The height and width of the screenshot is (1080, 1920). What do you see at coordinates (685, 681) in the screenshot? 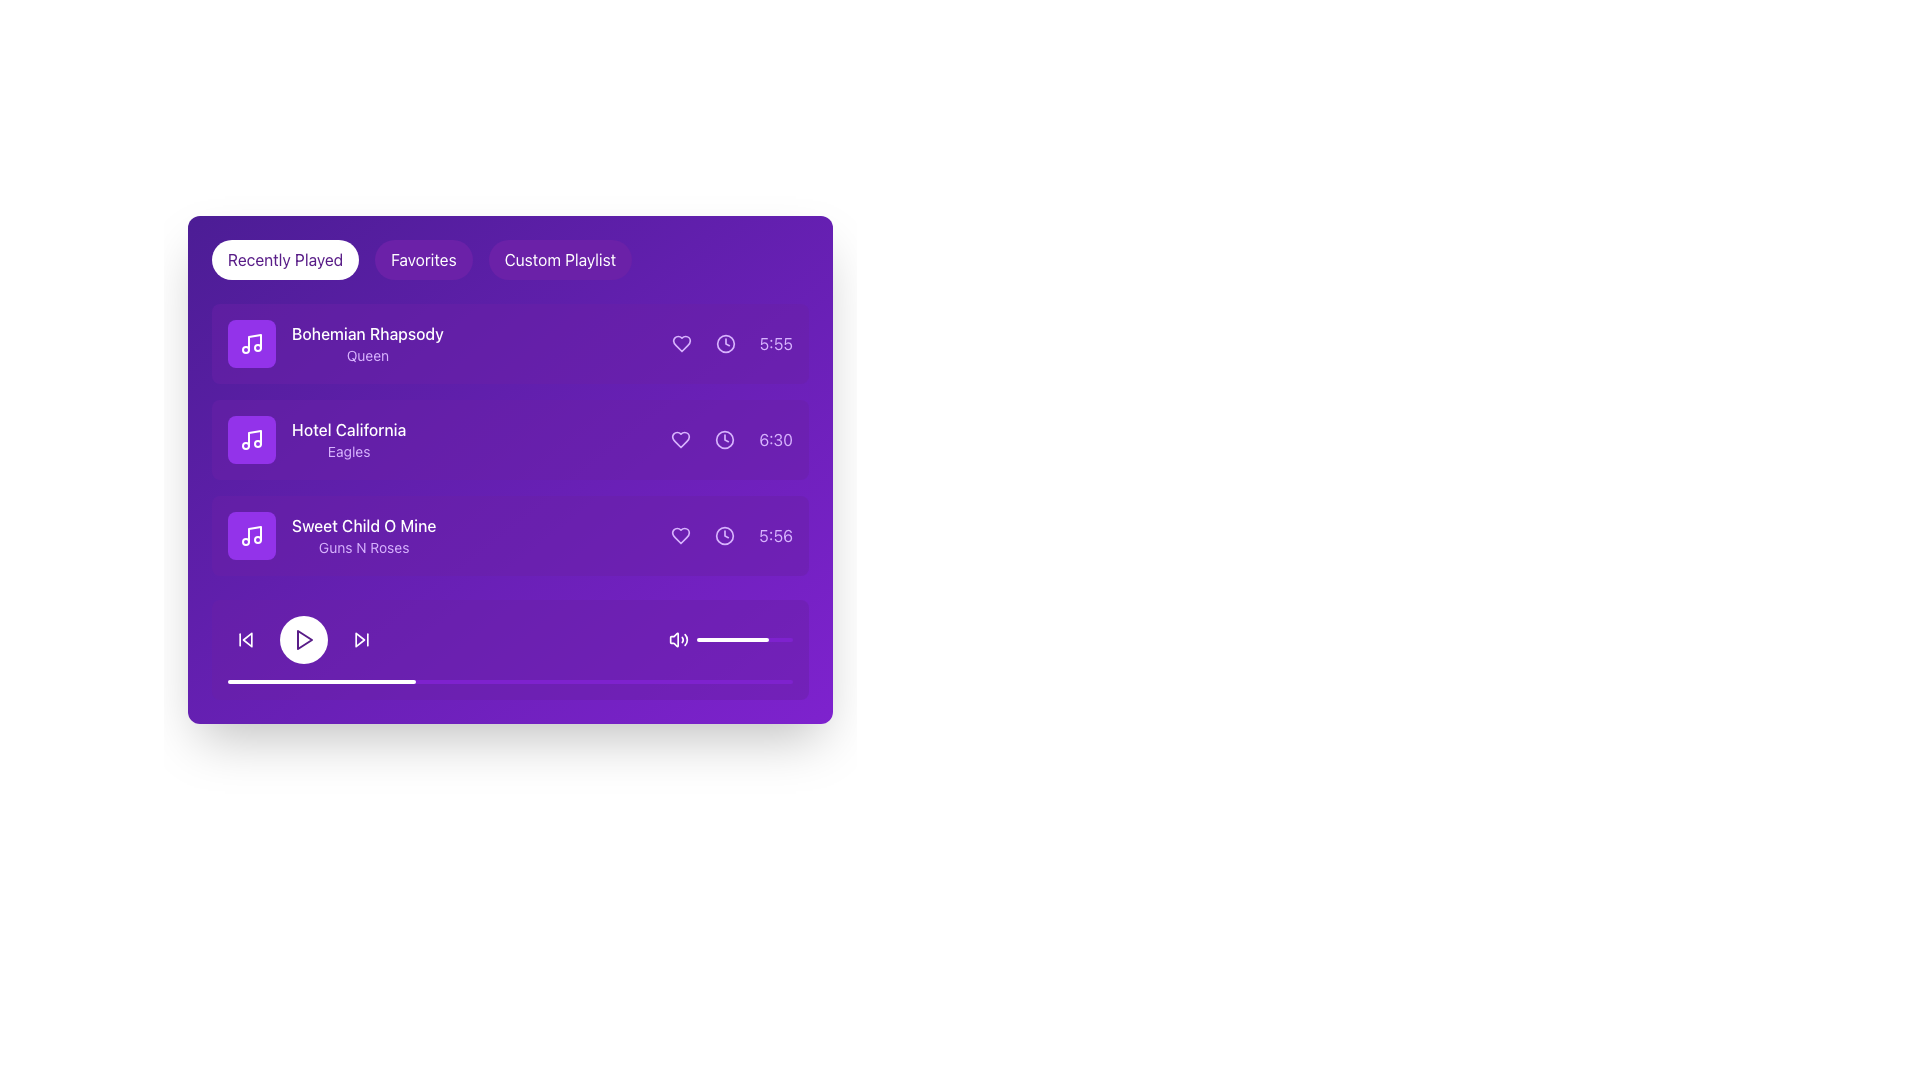
I see `the progress bar` at bounding box center [685, 681].